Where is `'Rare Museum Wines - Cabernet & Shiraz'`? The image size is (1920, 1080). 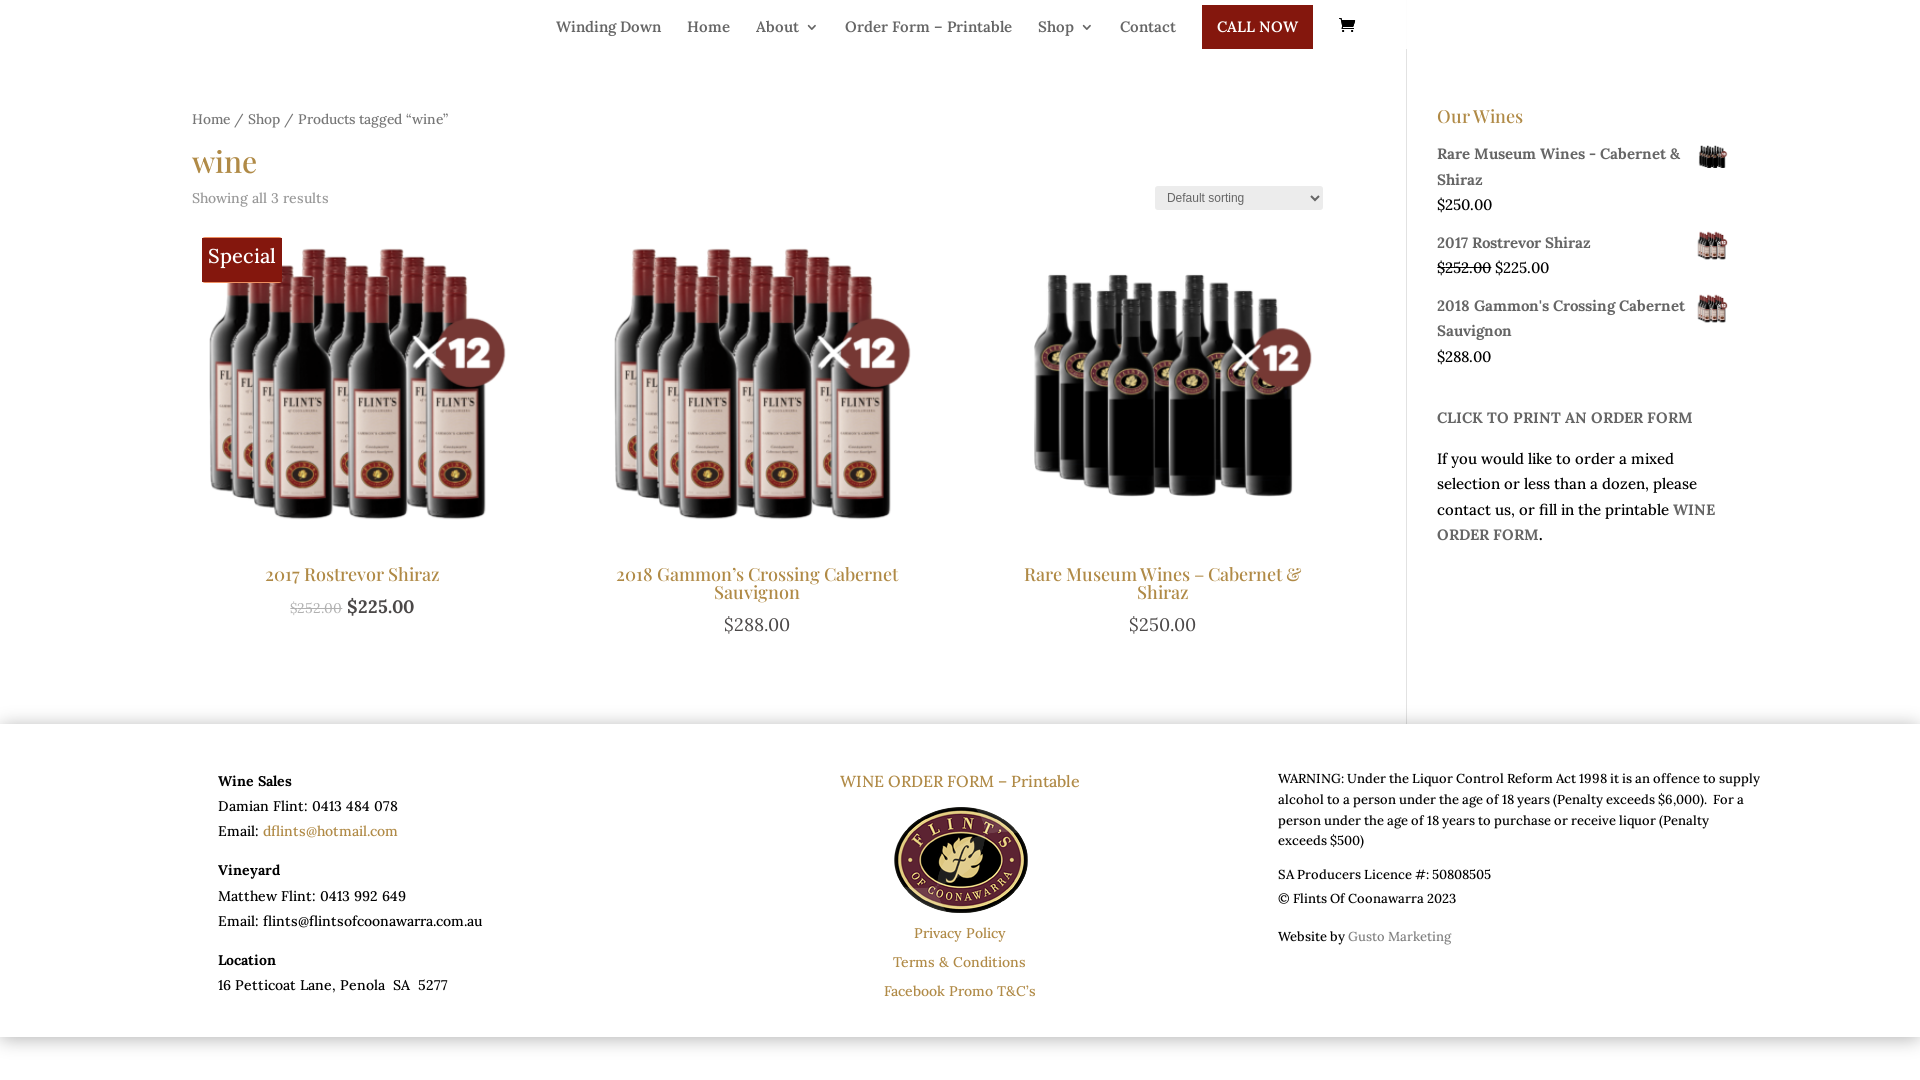 'Rare Museum Wines - Cabernet & Shiraz' is located at coordinates (1581, 165).